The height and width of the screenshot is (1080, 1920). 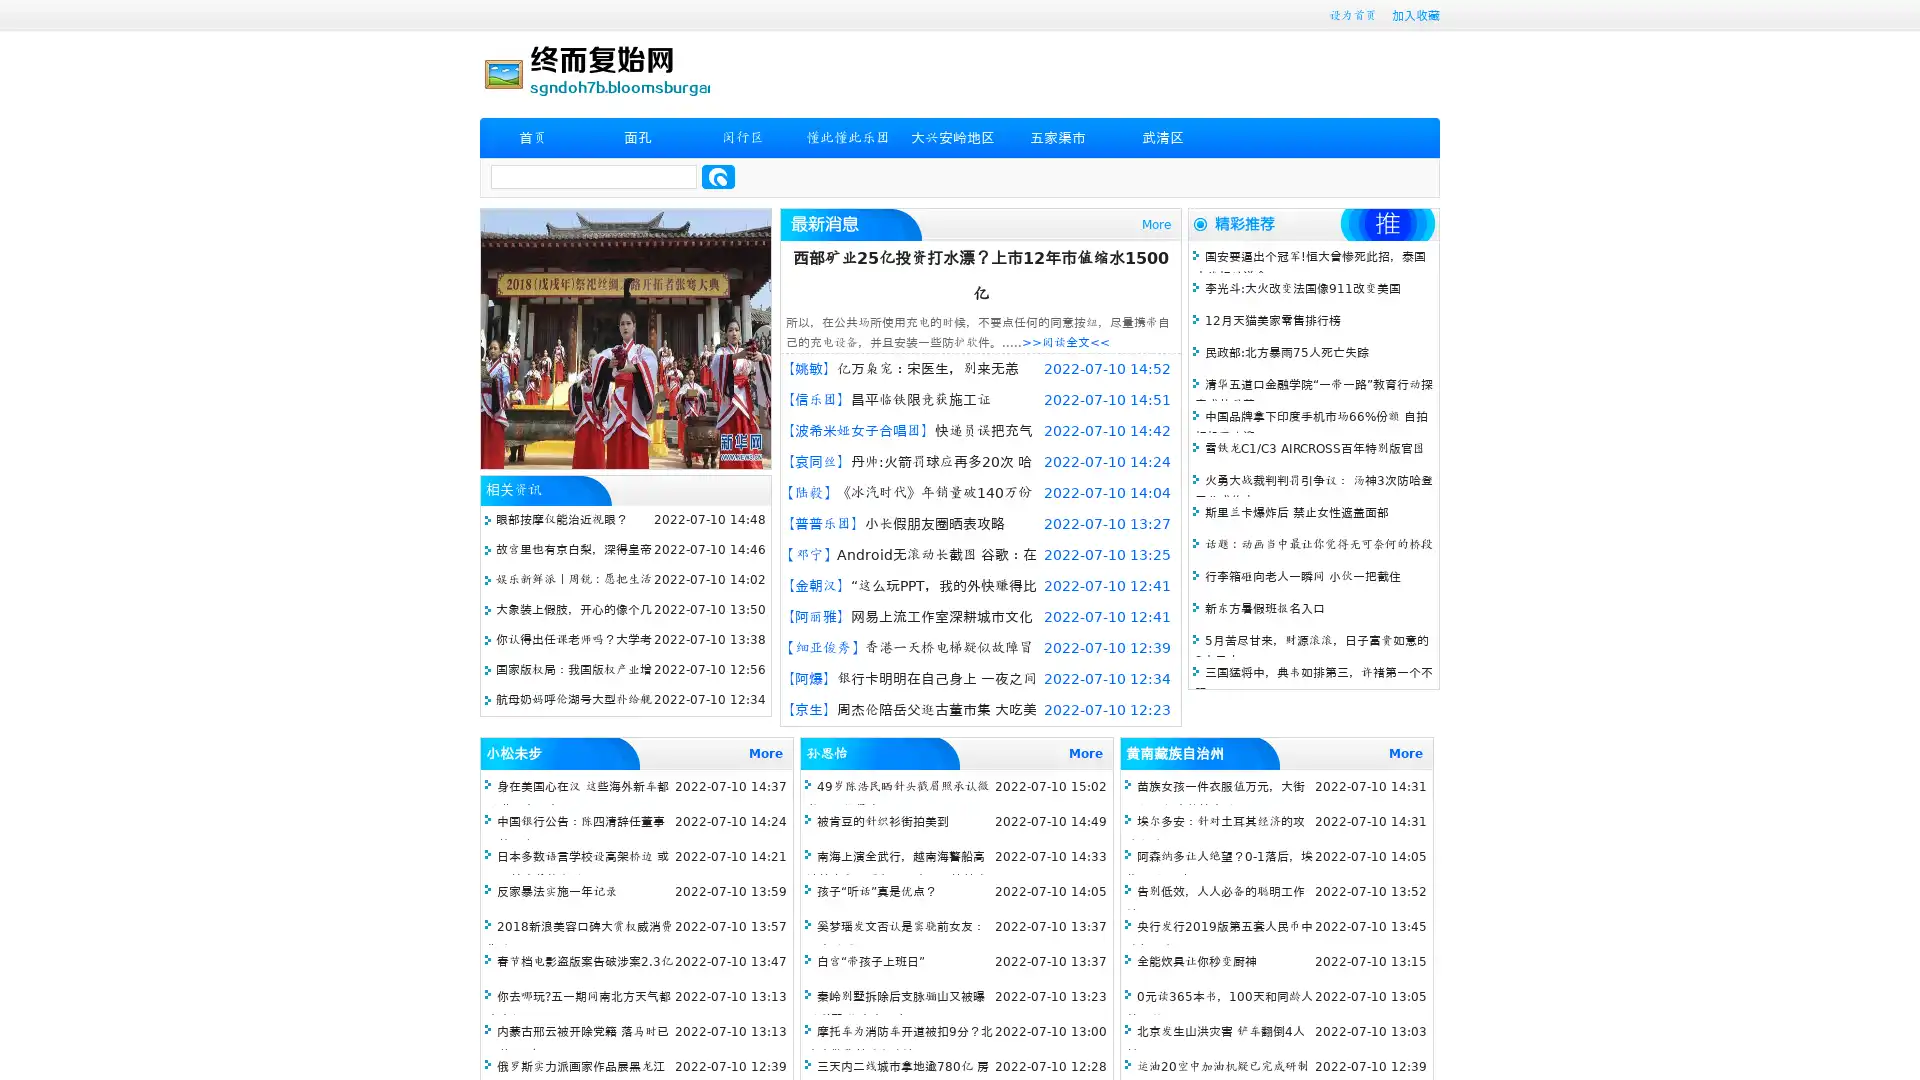 What do you see at coordinates (718, 176) in the screenshot?
I see `Search` at bounding box center [718, 176].